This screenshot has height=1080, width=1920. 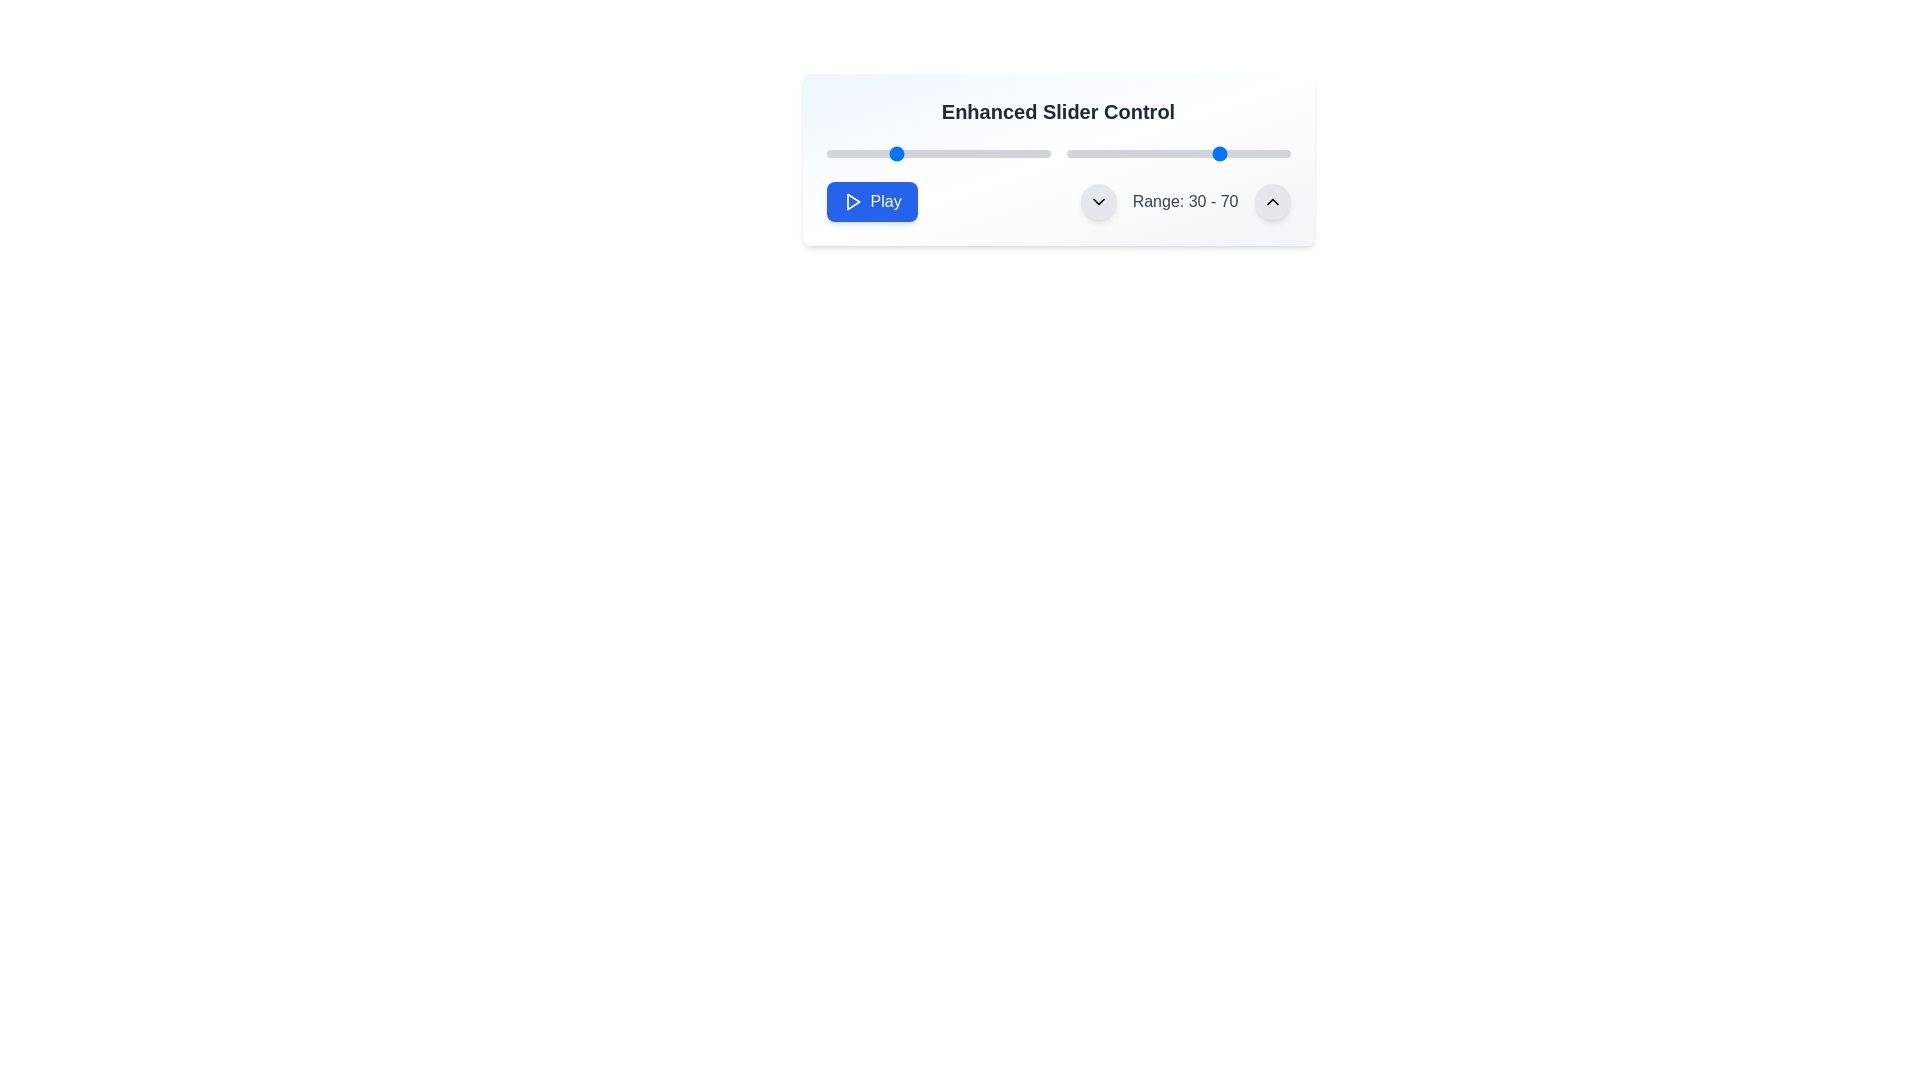 I want to click on the Static Text Display that shows 'Range: 30 - 70', which is centrally located between two circular buttons with downward and upward chevron icons, so click(x=1185, y=201).